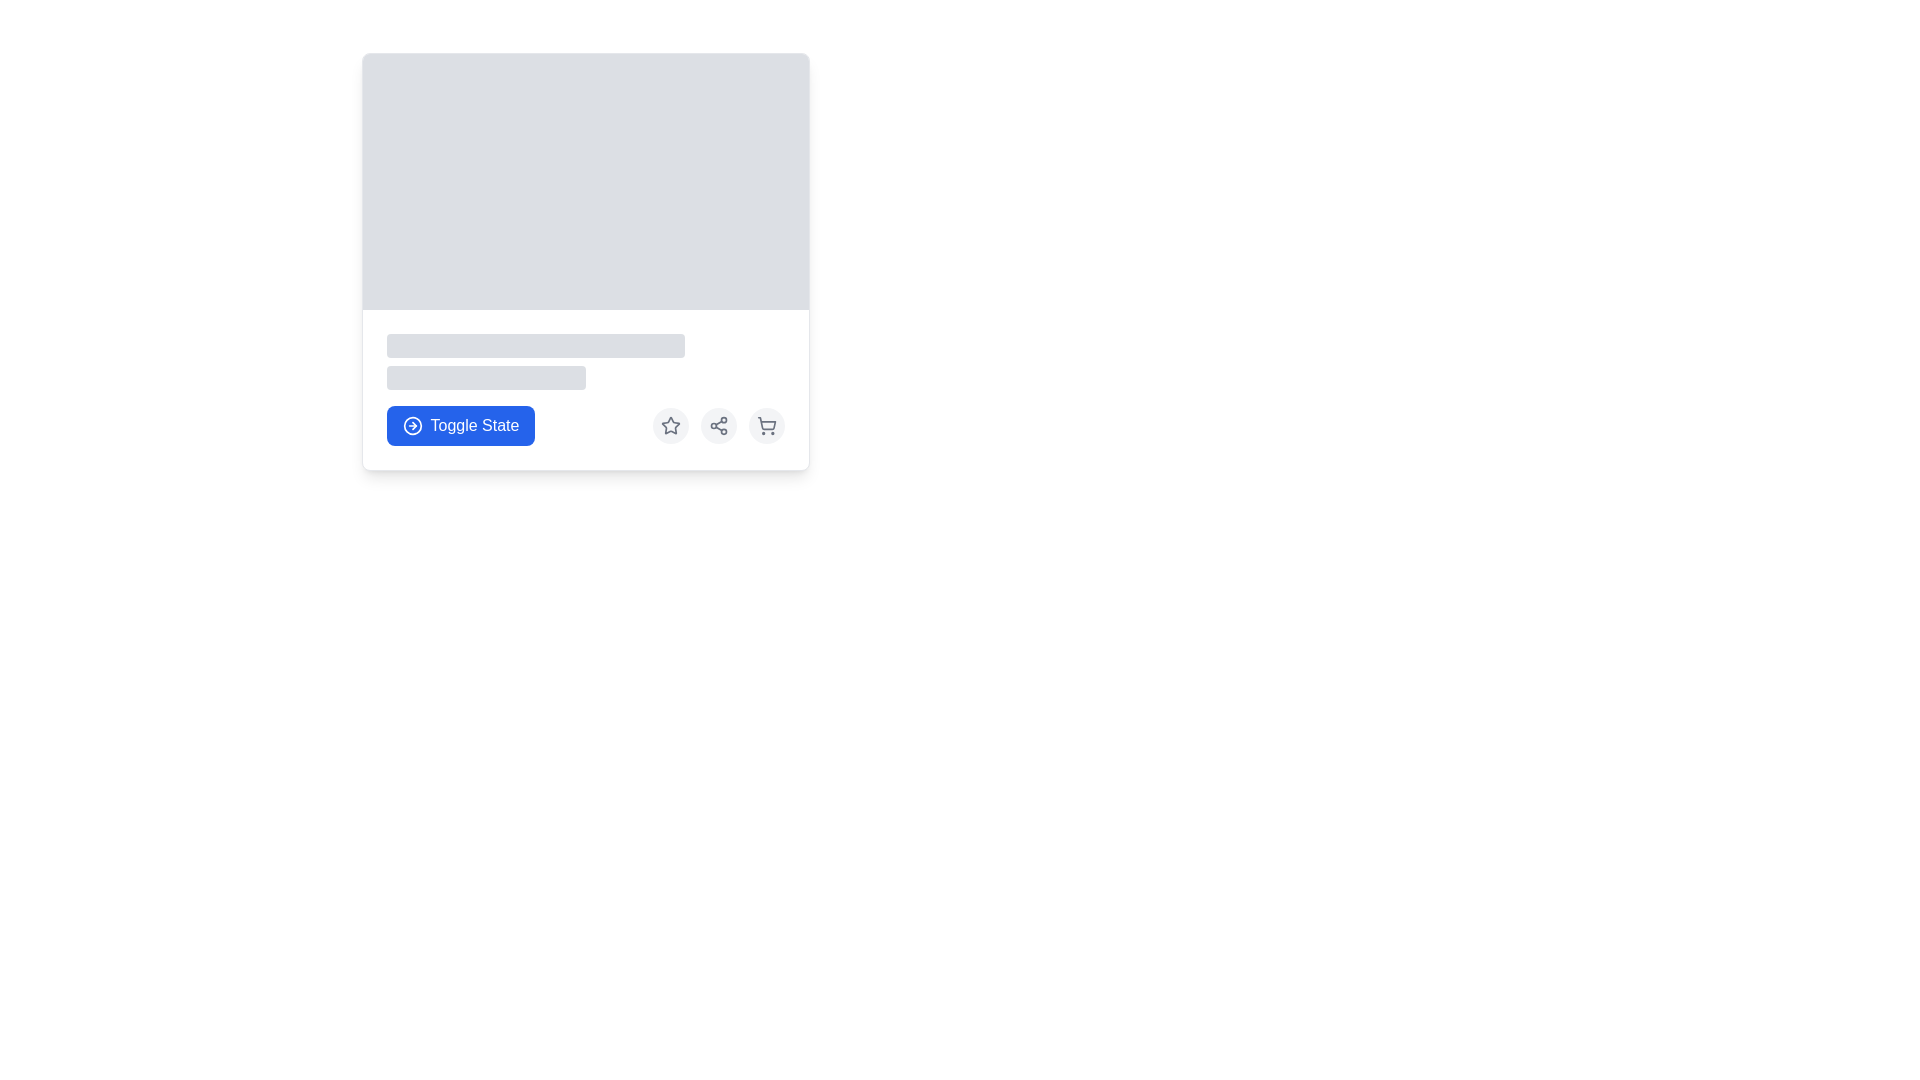 The image size is (1920, 1080). Describe the element at coordinates (411, 424) in the screenshot. I see `the circular icon element within the SVG that represents a button or icon group, located towards the right side of the user interface` at that location.